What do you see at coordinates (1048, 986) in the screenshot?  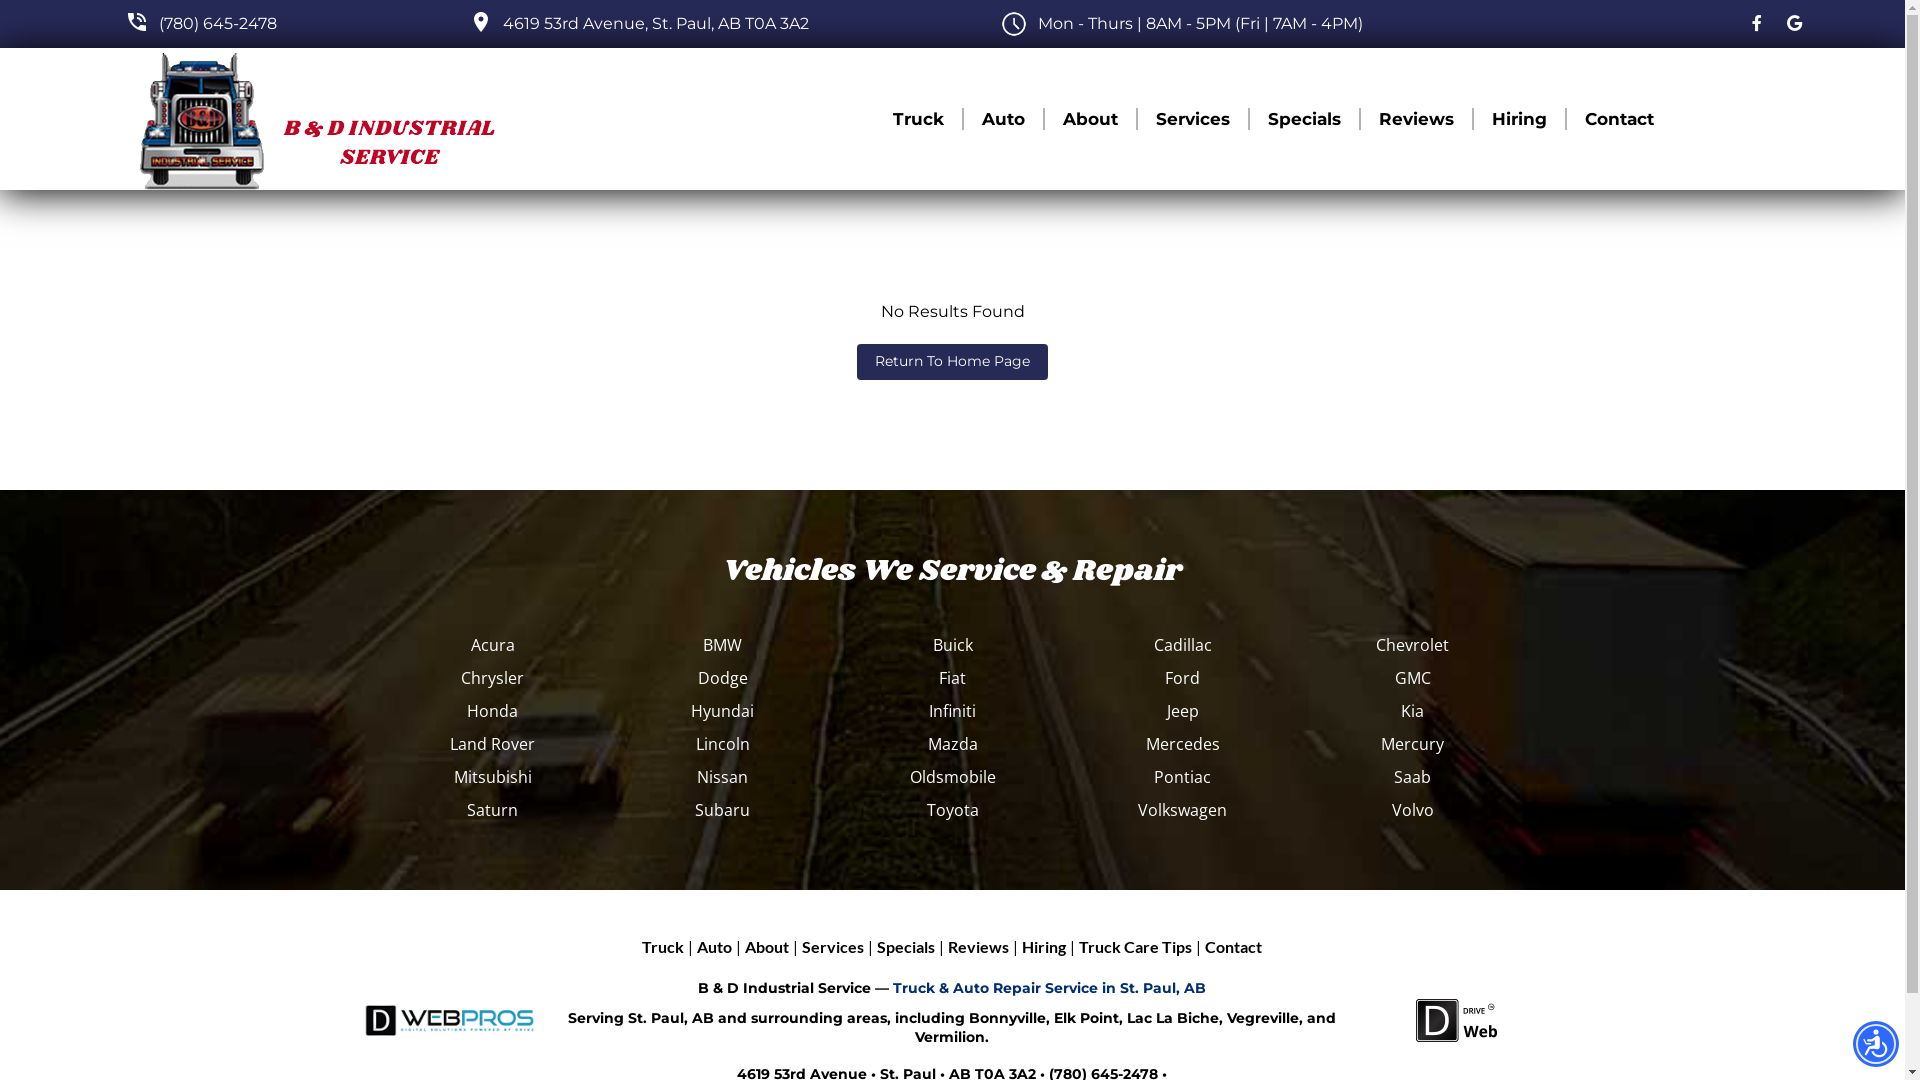 I see `'Truck & Auto Repair Service in St. Paul, AB'` at bounding box center [1048, 986].